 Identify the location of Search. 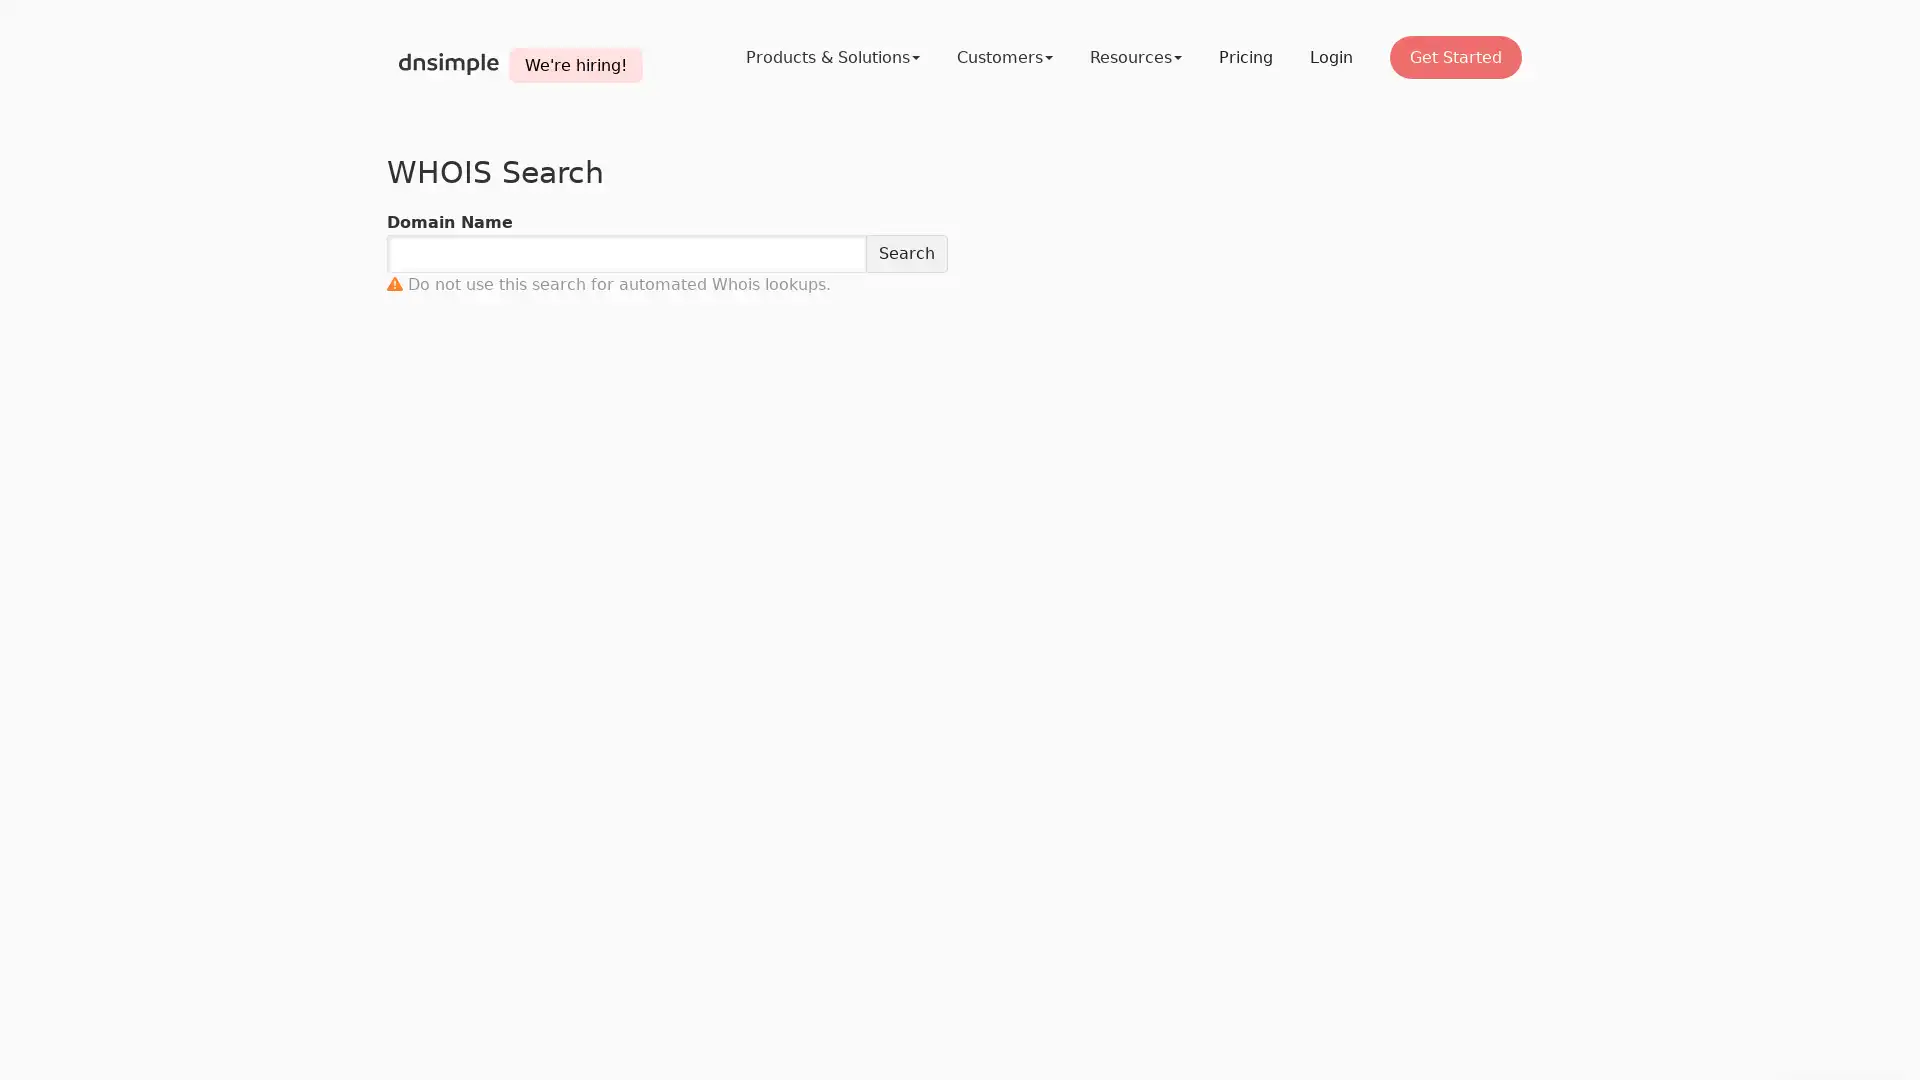
(906, 253).